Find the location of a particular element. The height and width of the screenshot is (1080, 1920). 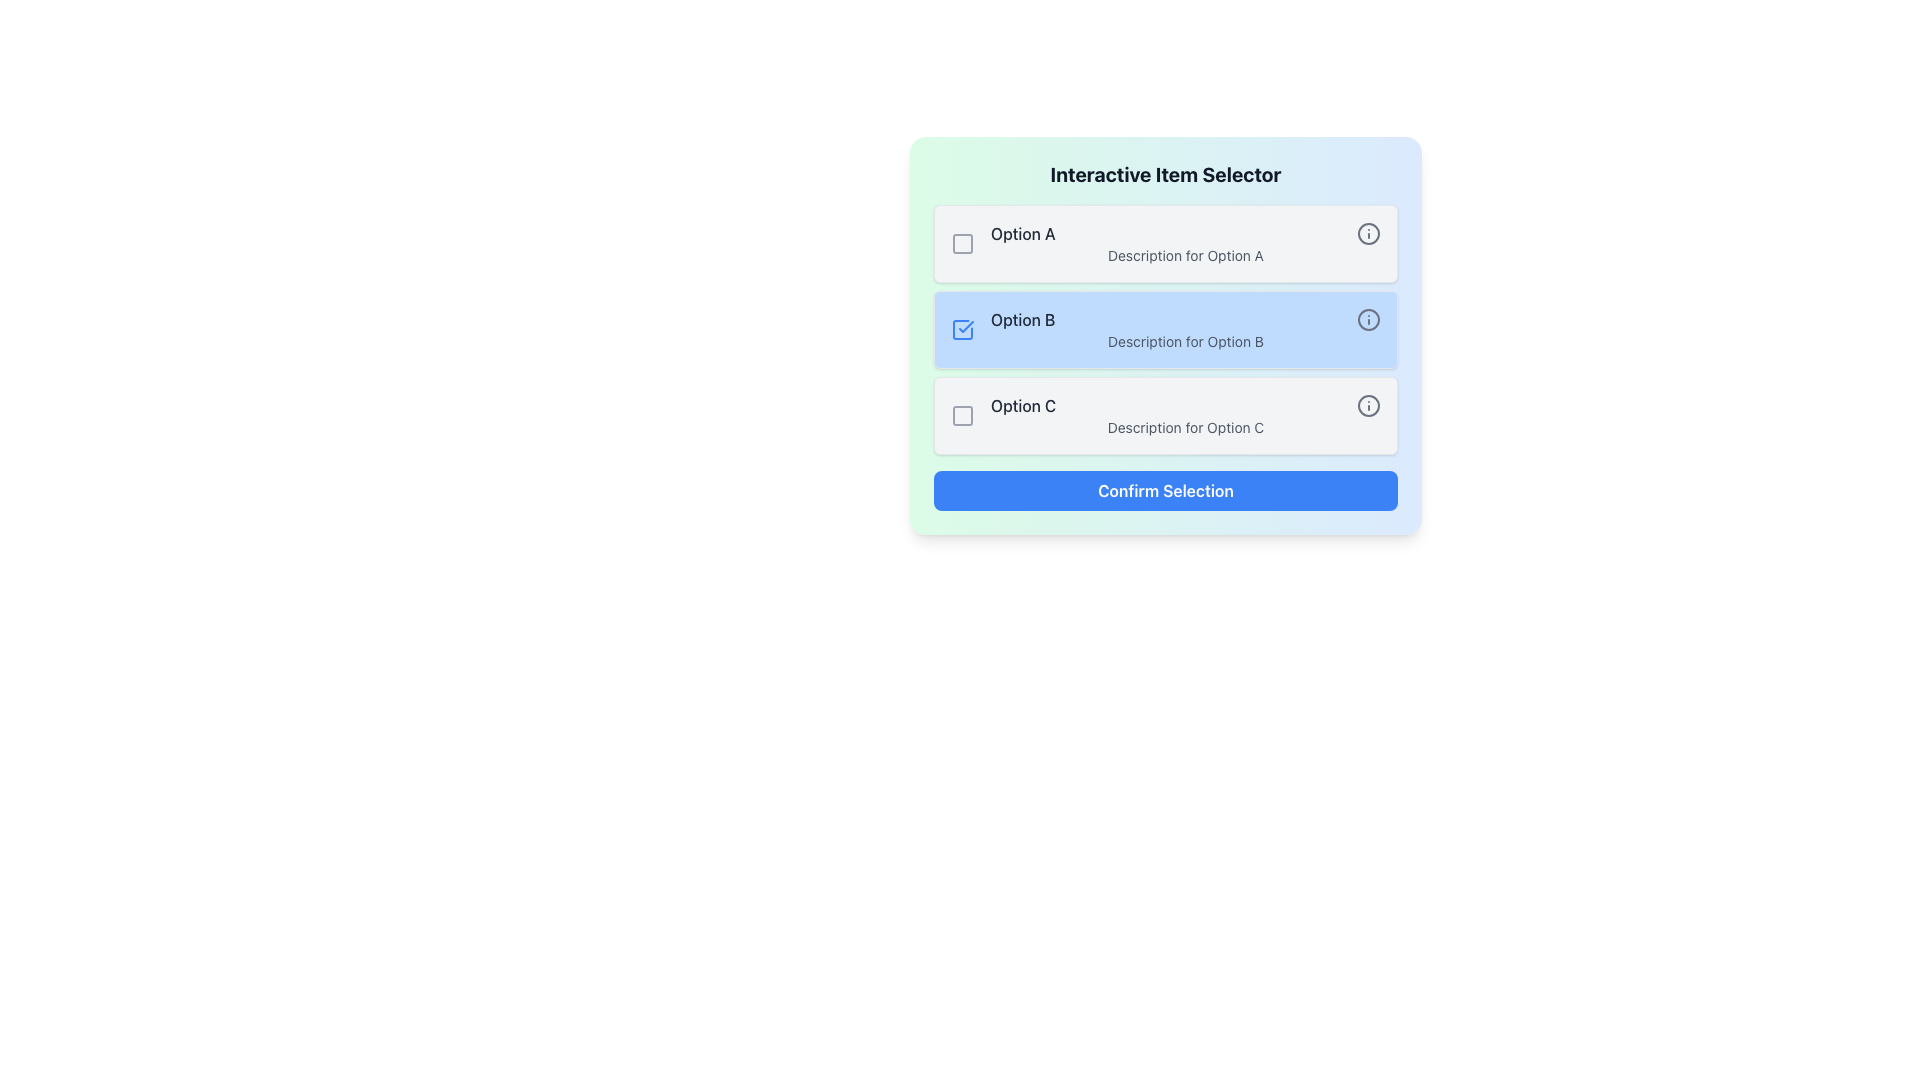

the second selectable list item labeled 'Option B' is located at coordinates (1166, 329).